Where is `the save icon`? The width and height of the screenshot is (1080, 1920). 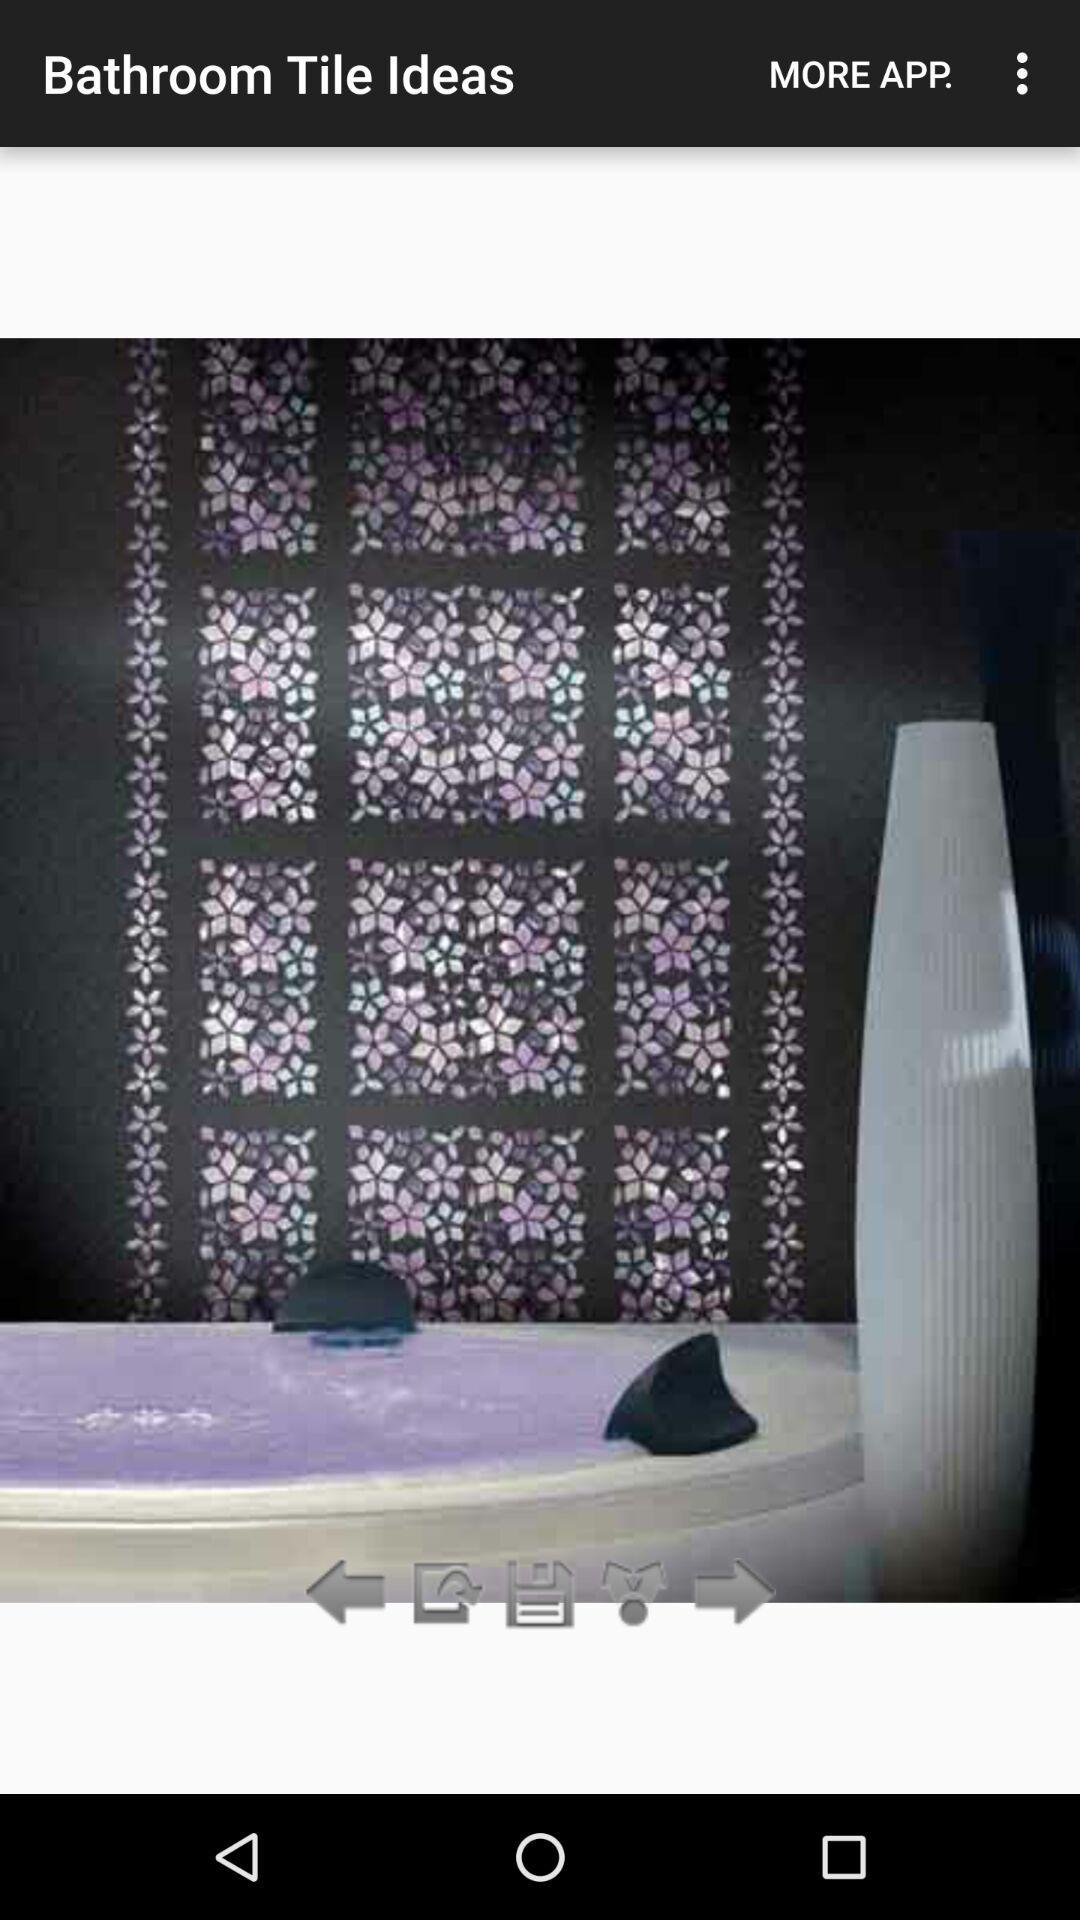
the save icon is located at coordinates (540, 1593).